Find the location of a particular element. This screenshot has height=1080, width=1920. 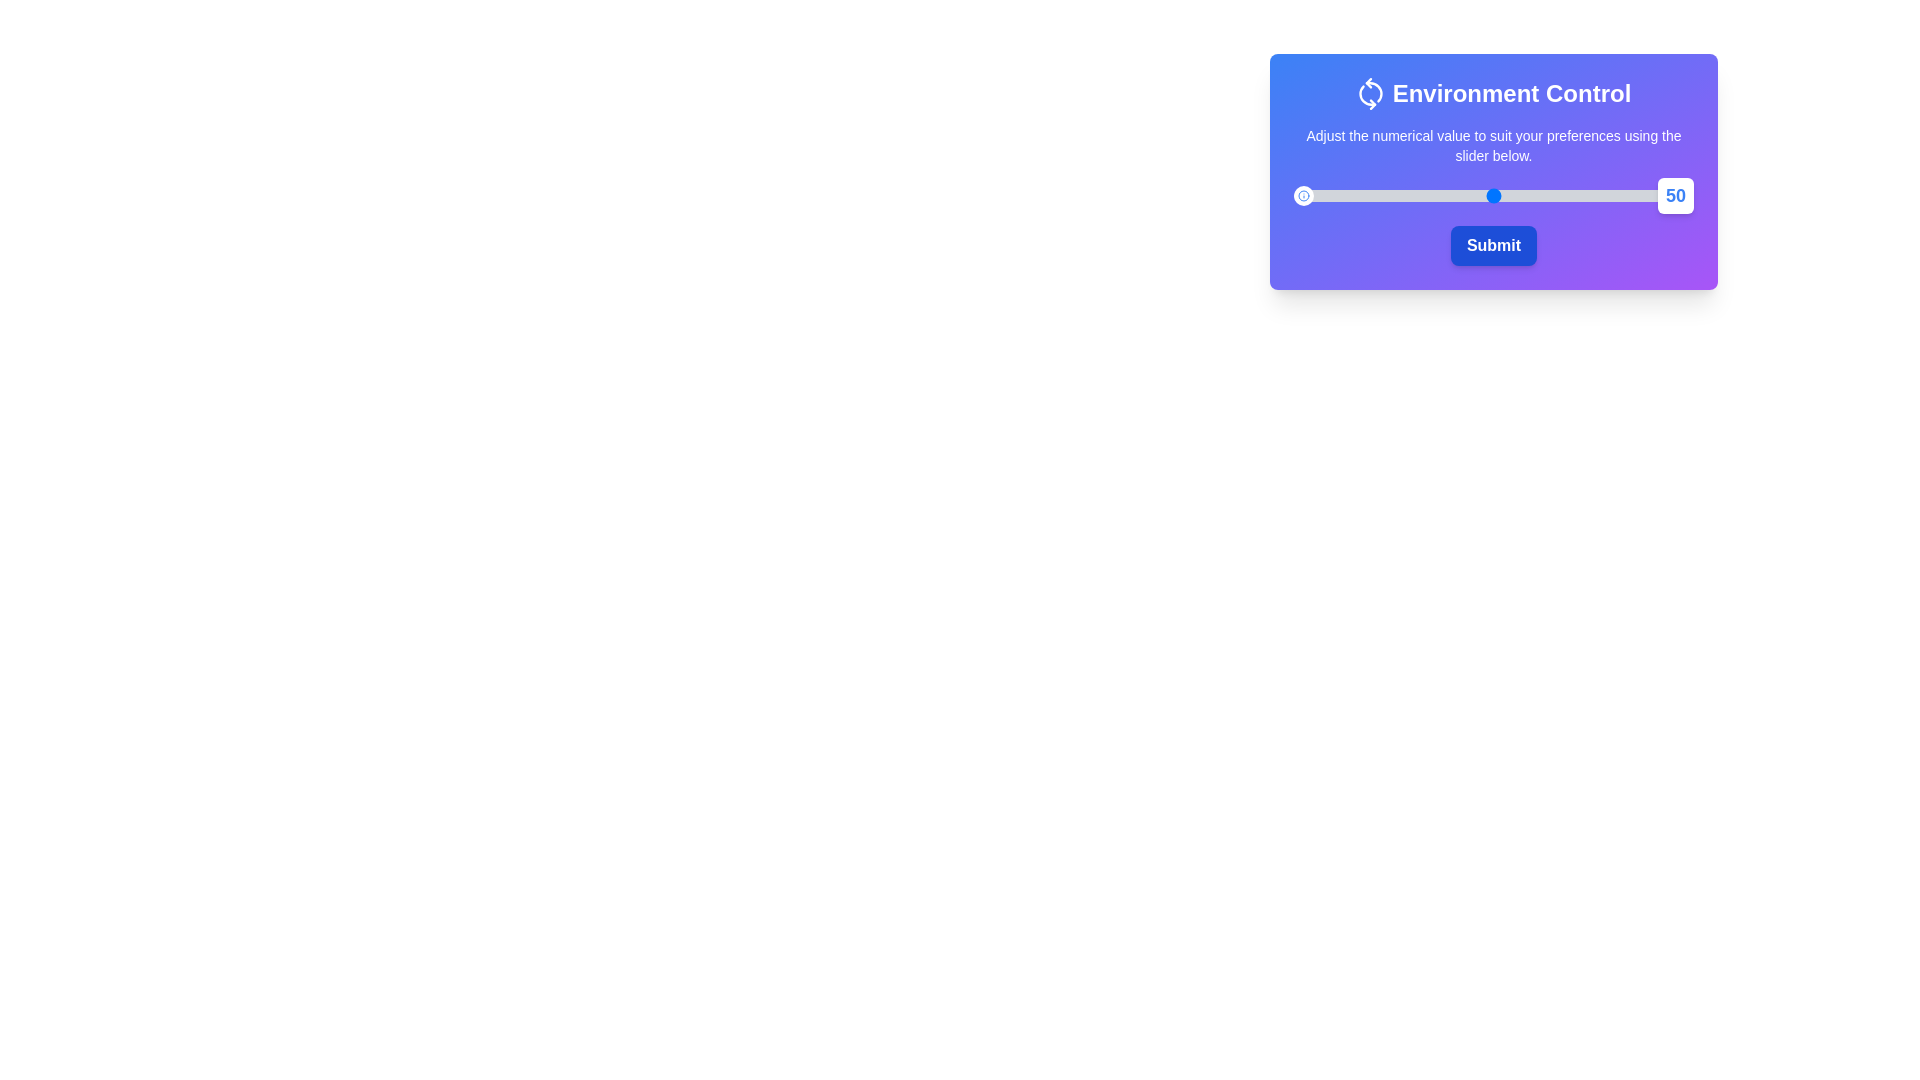

the slider to set the value to 91 is located at coordinates (1657, 196).